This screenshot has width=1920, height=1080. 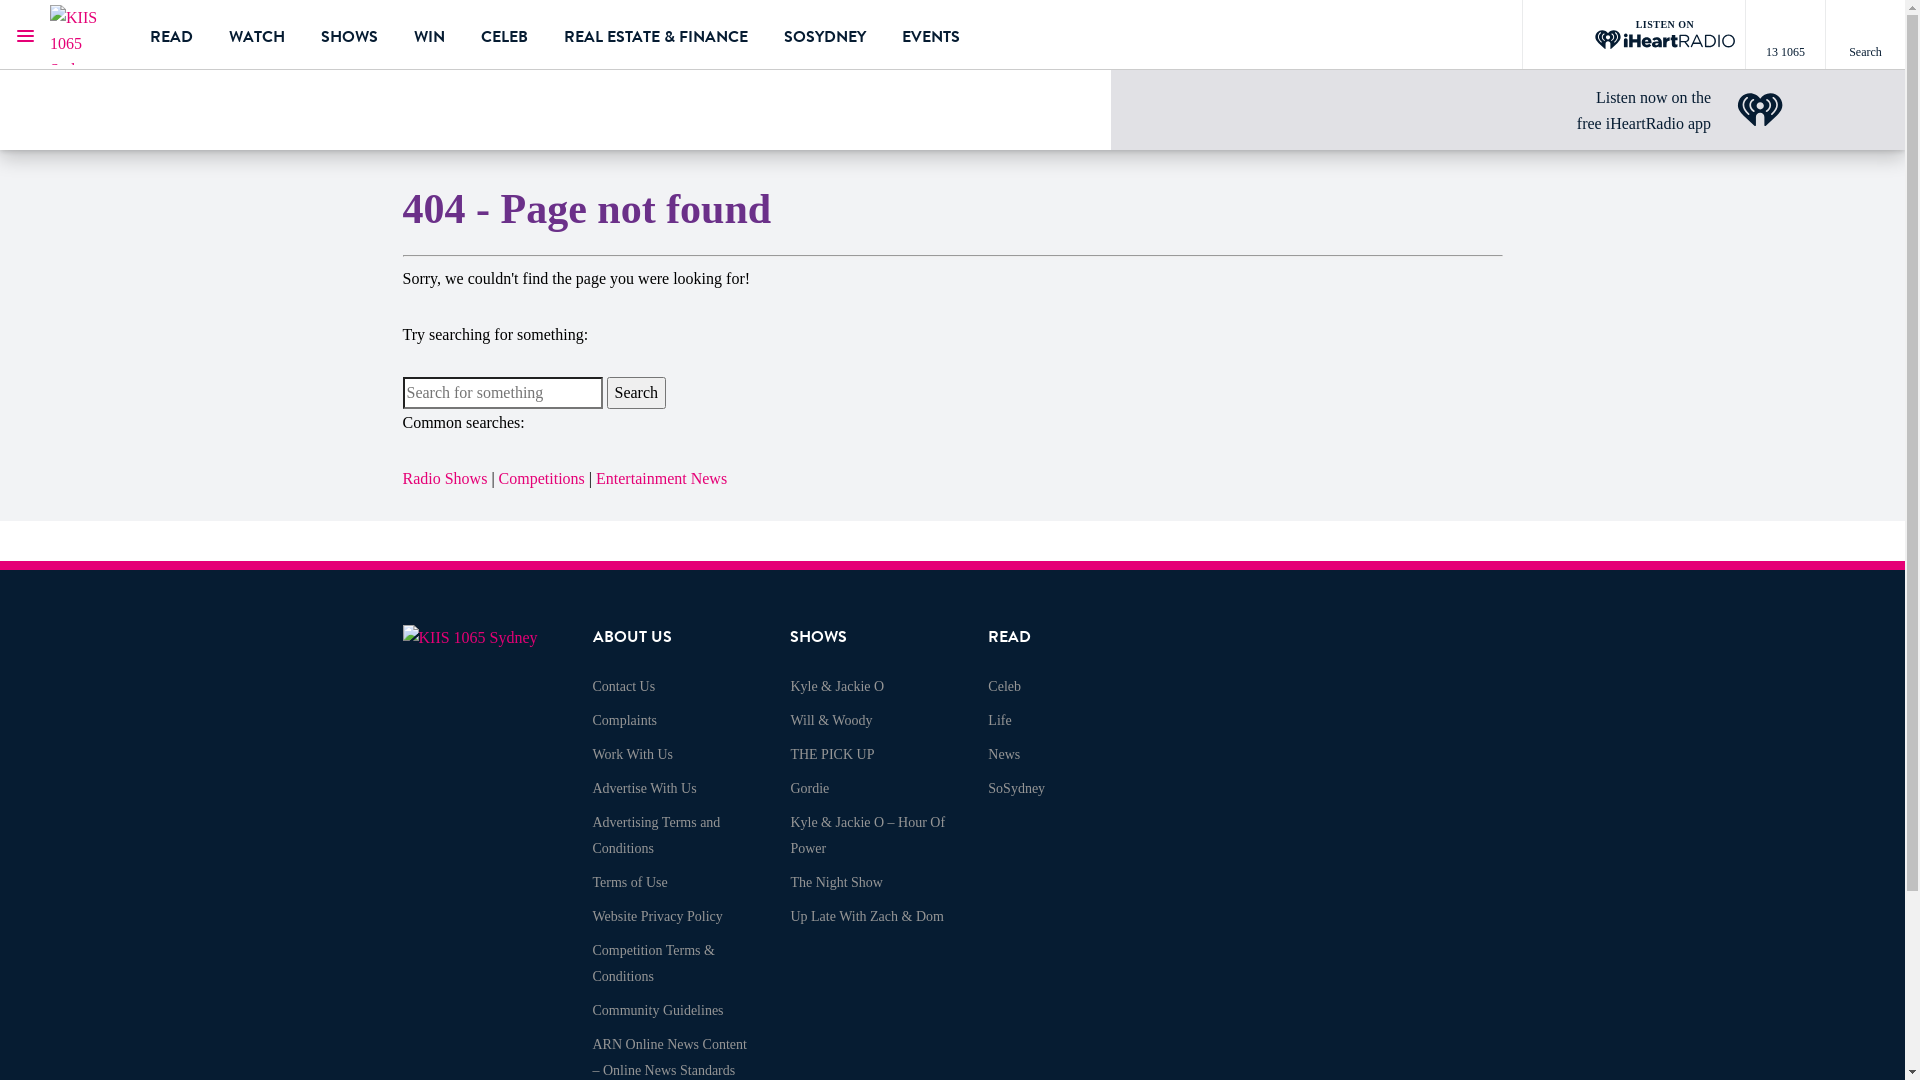 What do you see at coordinates (504, 34) in the screenshot?
I see `'CELEB'` at bounding box center [504, 34].